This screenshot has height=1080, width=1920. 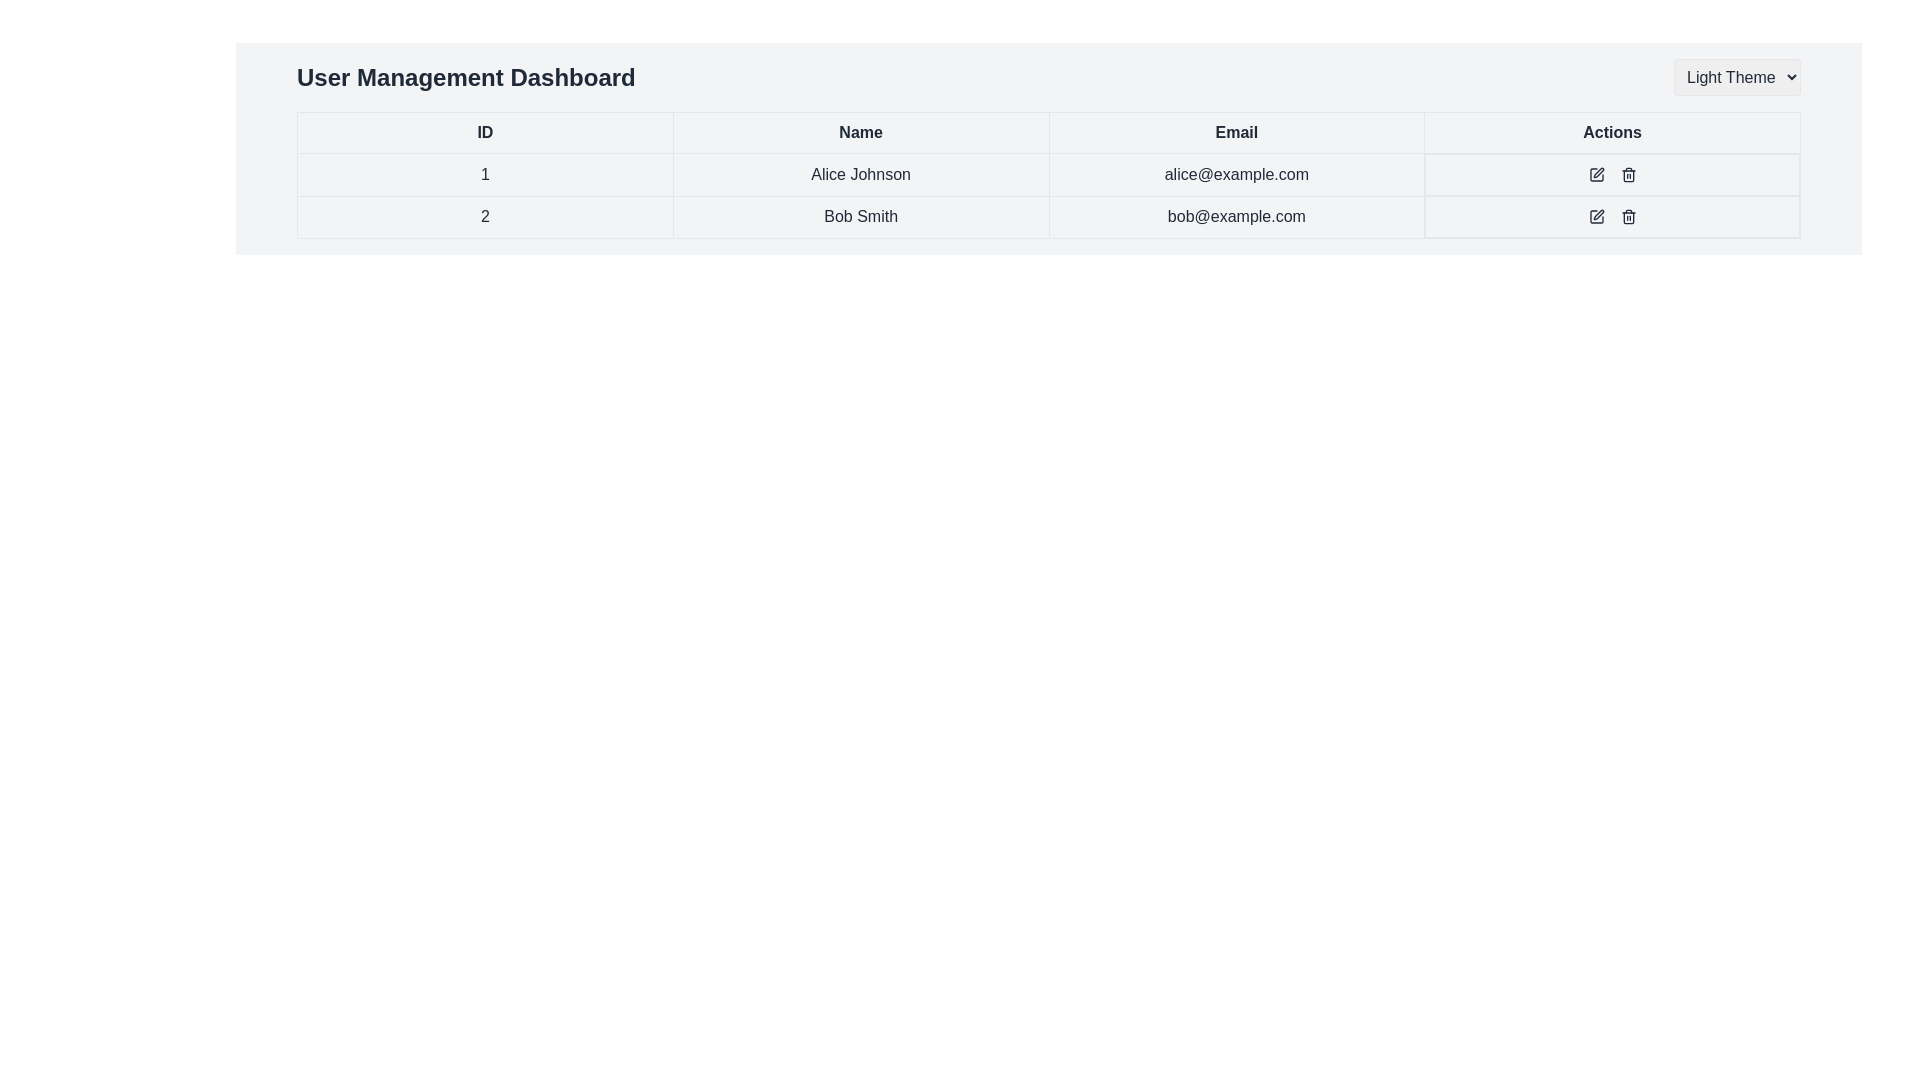 I want to click on the text 'bob@example.com' within the Text element located in the third cell of the second row of the table, under the 'Email' column header, so click(x=1048, y=196).